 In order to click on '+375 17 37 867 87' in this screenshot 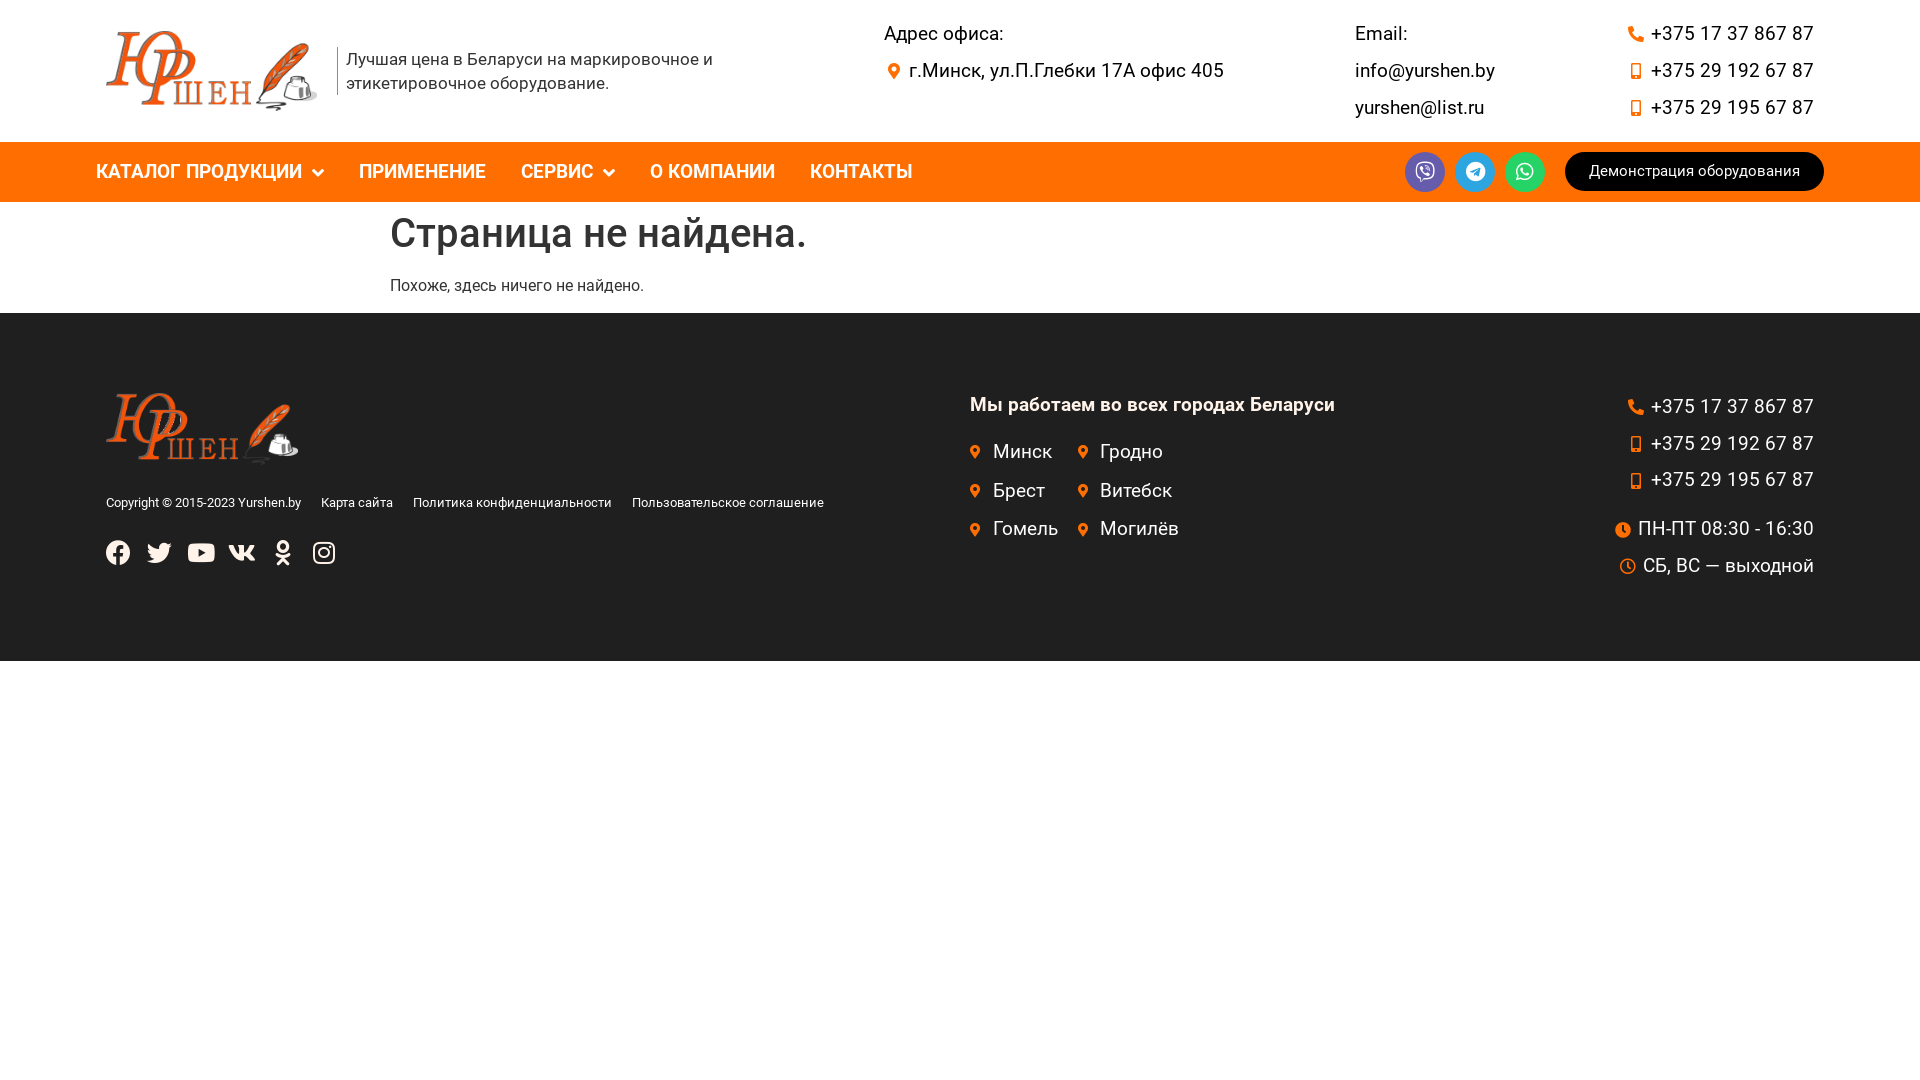, I will do `click(1718, 406)`.